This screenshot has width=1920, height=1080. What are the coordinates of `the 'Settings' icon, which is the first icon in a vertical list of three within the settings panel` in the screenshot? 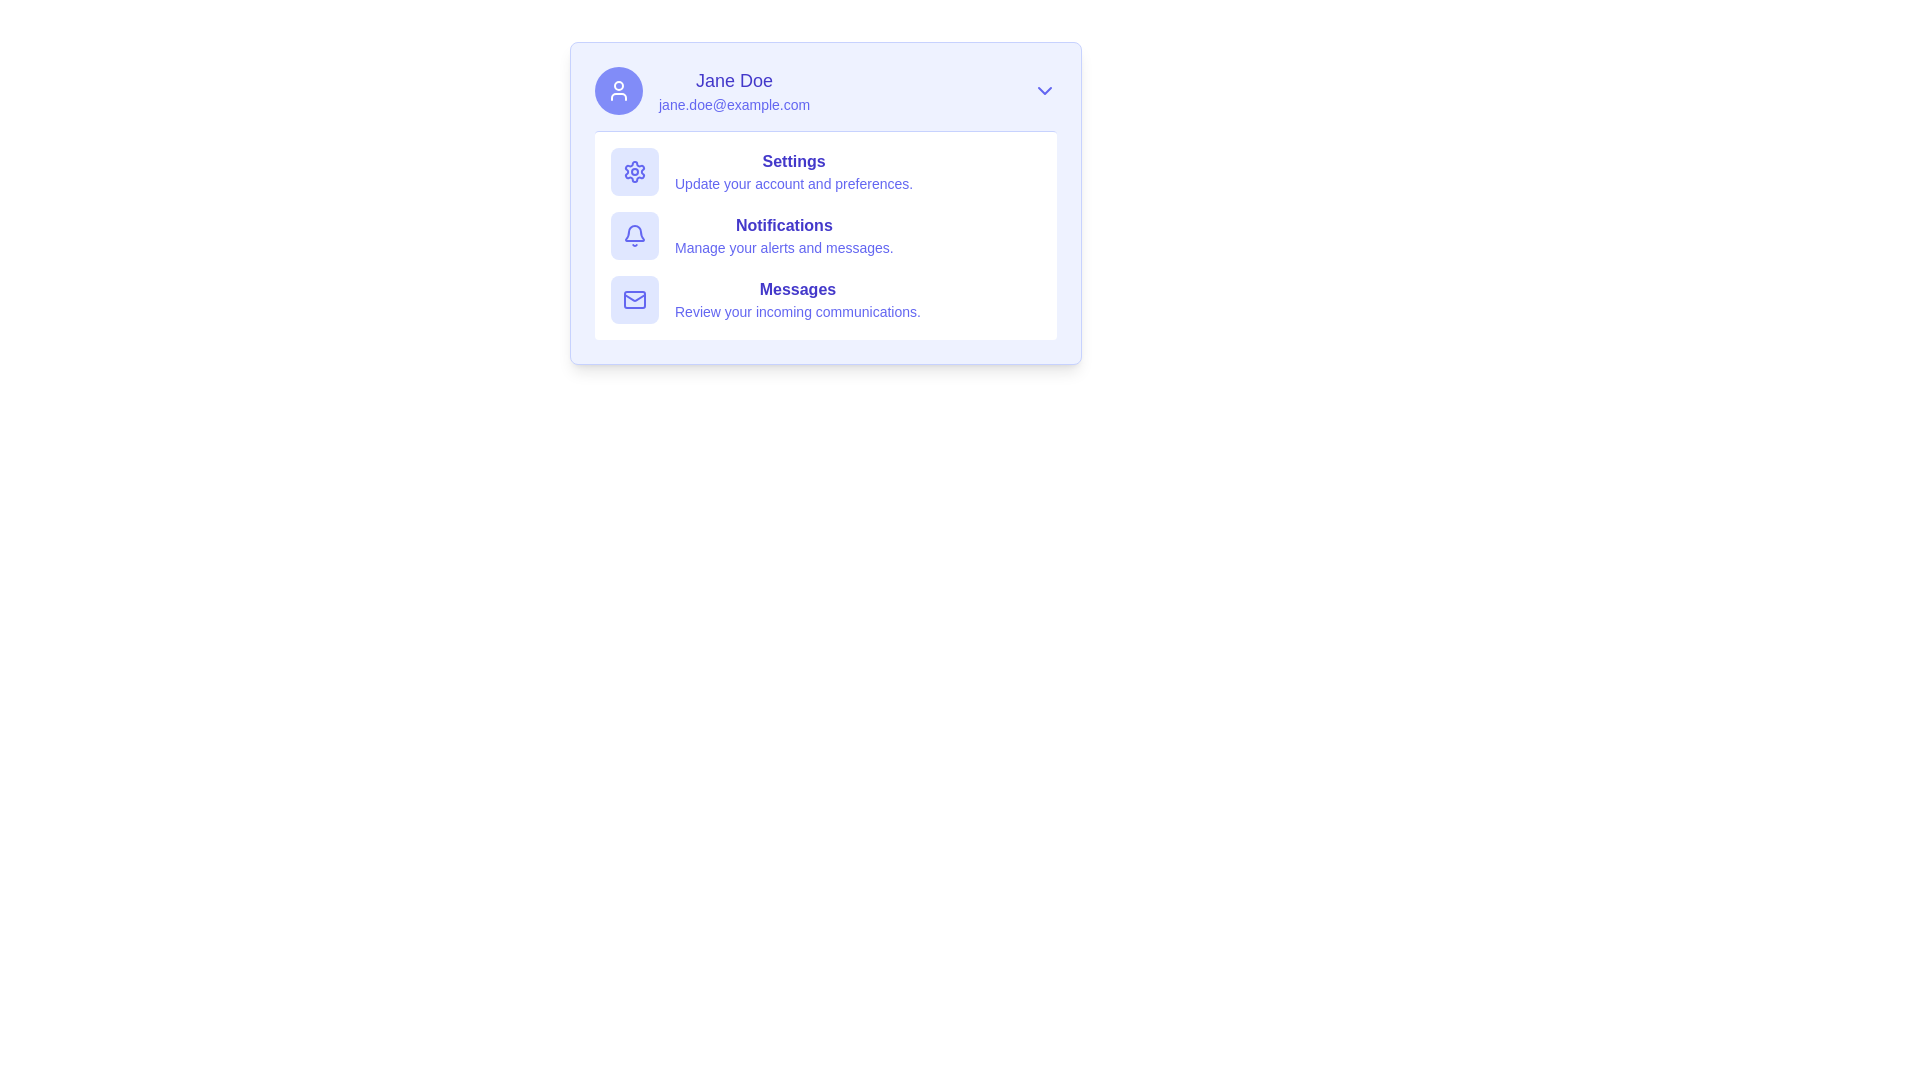 It's located at (633, 171).